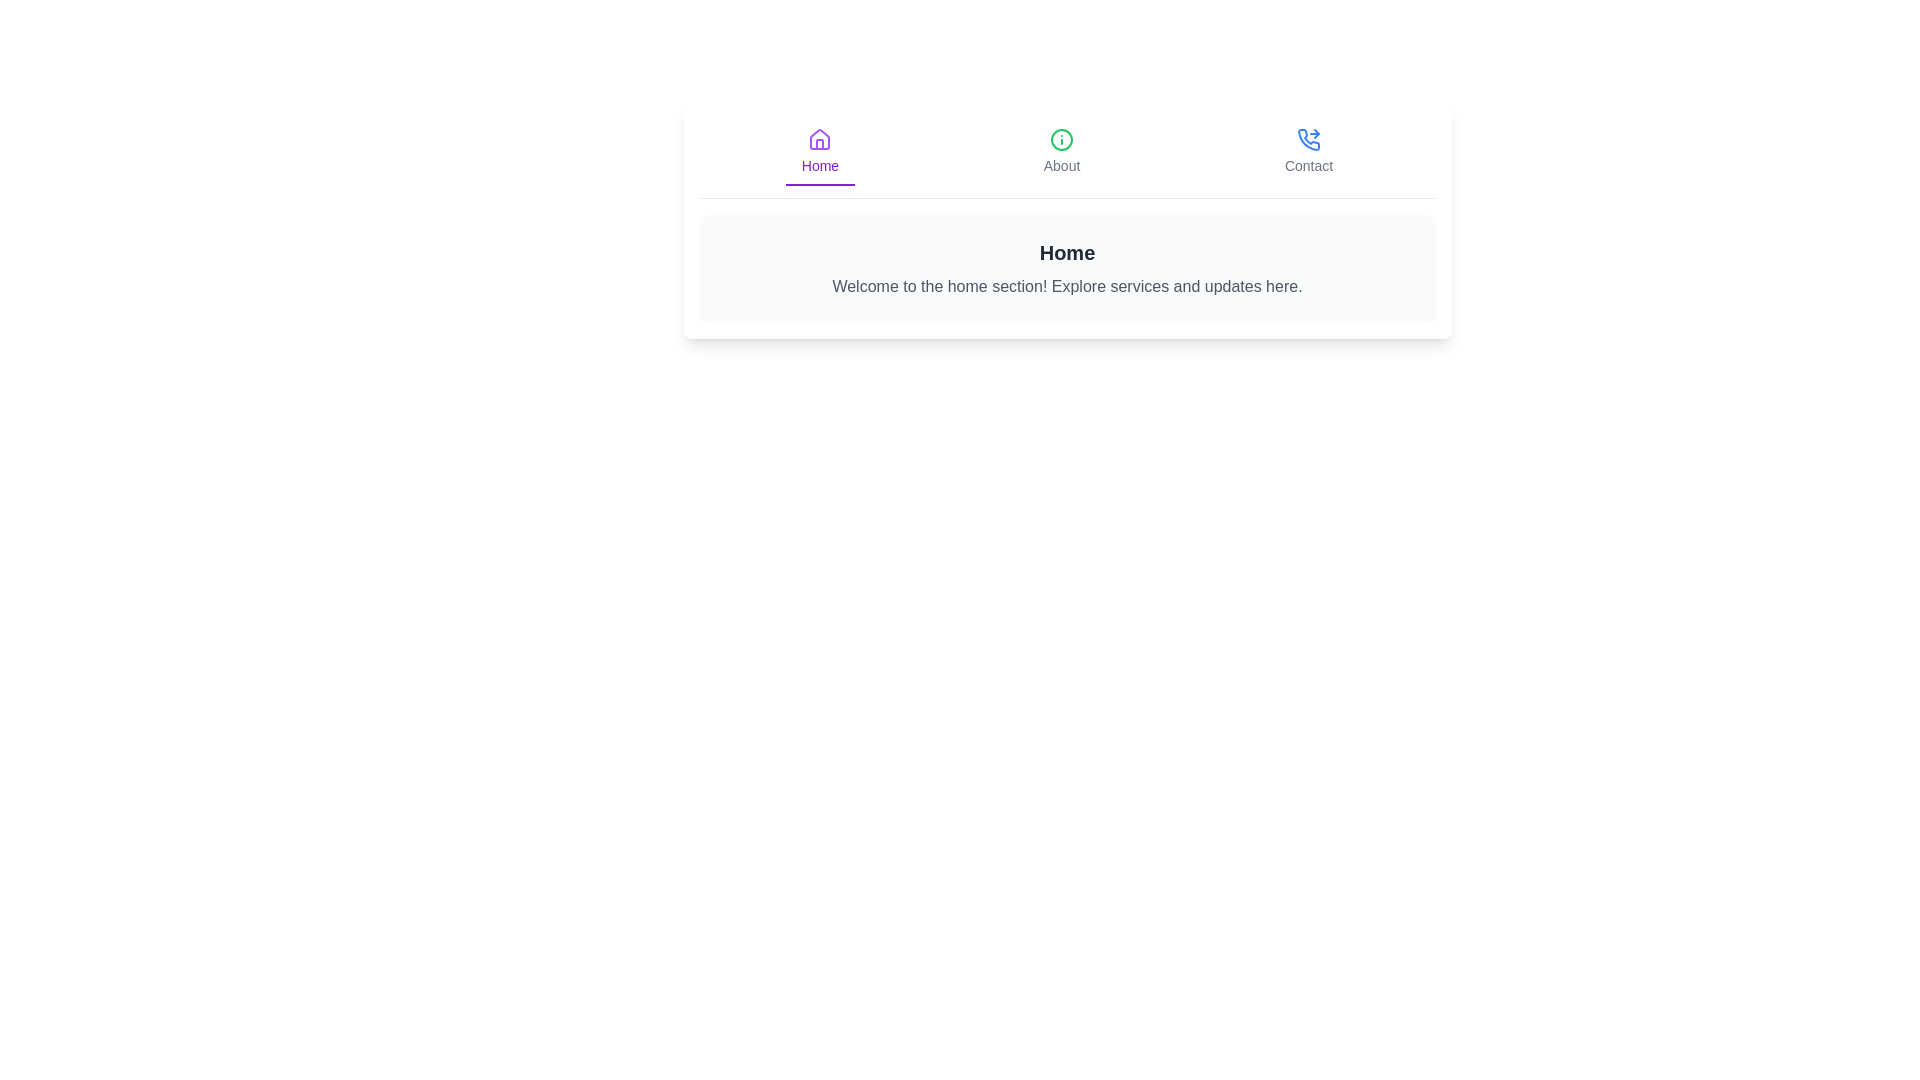 This screenshot has width=1920, height=1080. I want to click on the Contact tab by clicking its corresponding button, so click(1309, 152).